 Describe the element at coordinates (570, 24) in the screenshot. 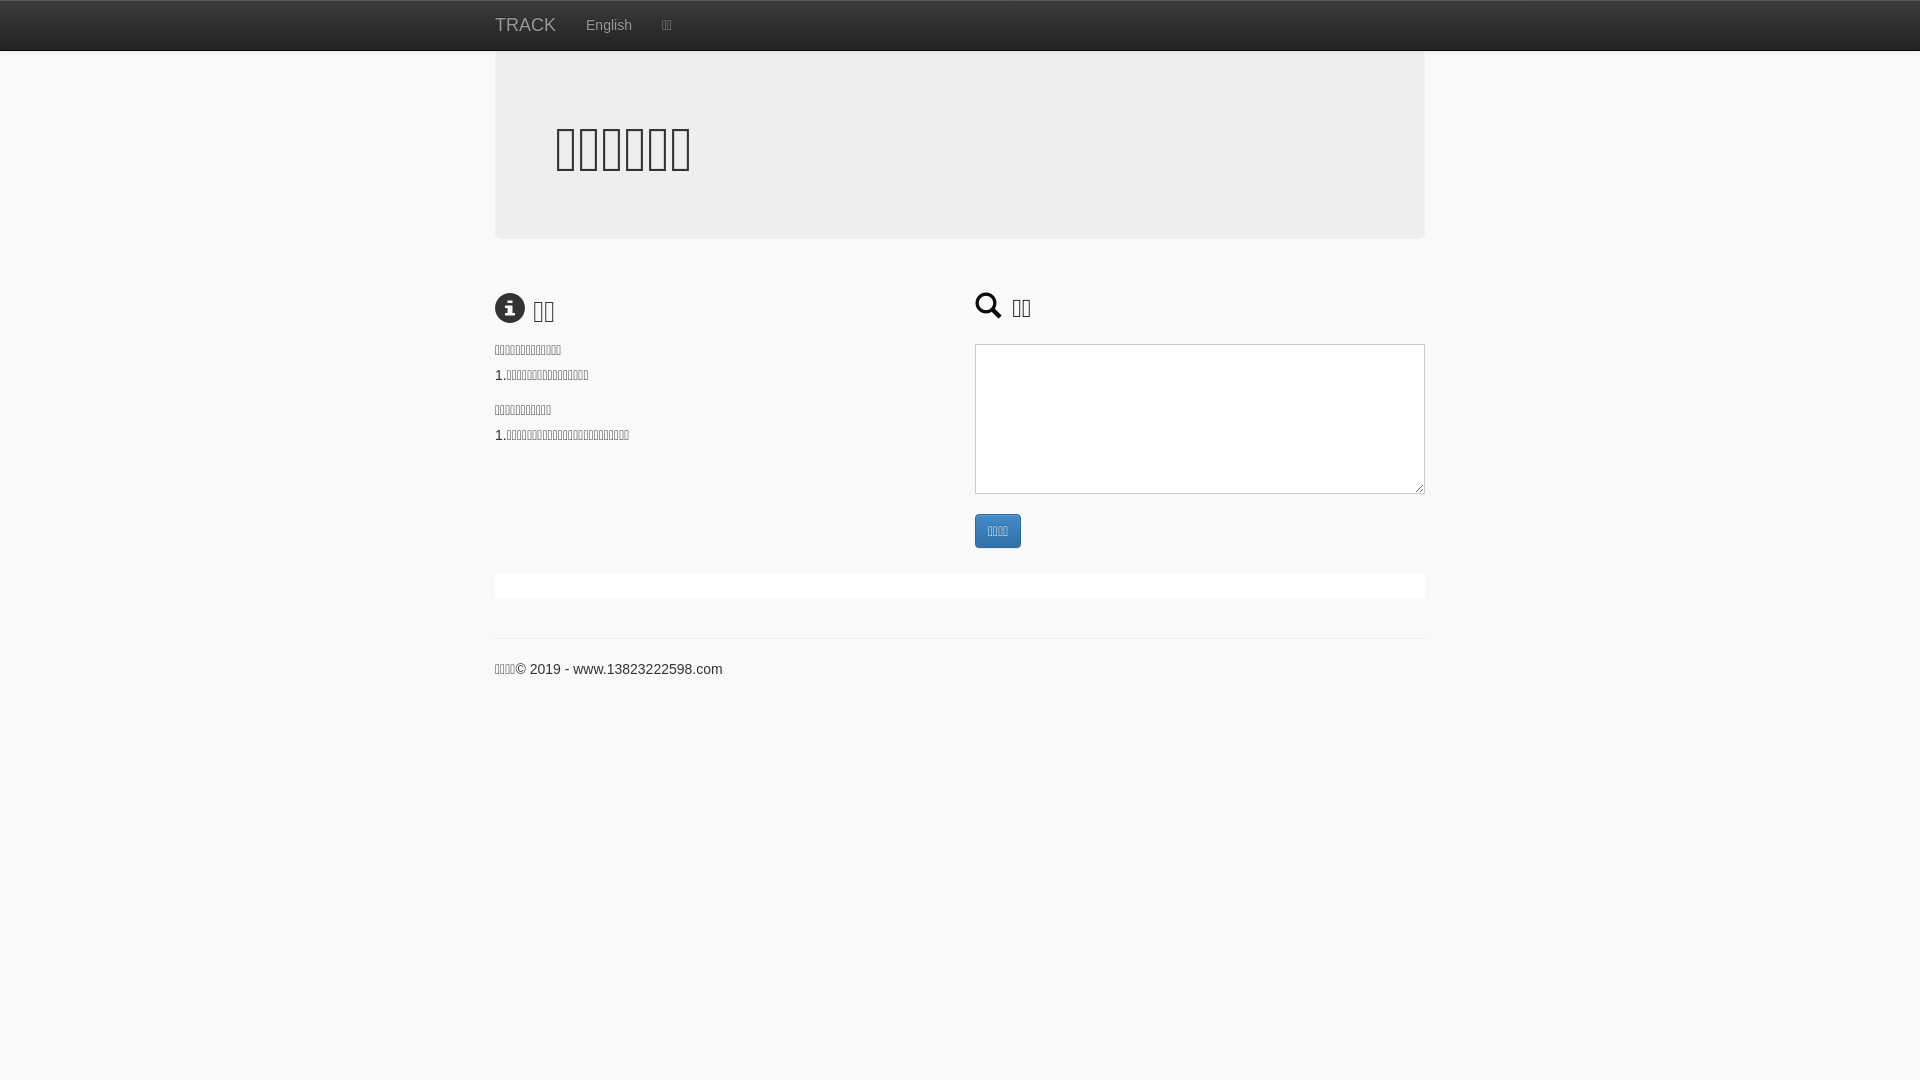

I see `'English'` at that location.